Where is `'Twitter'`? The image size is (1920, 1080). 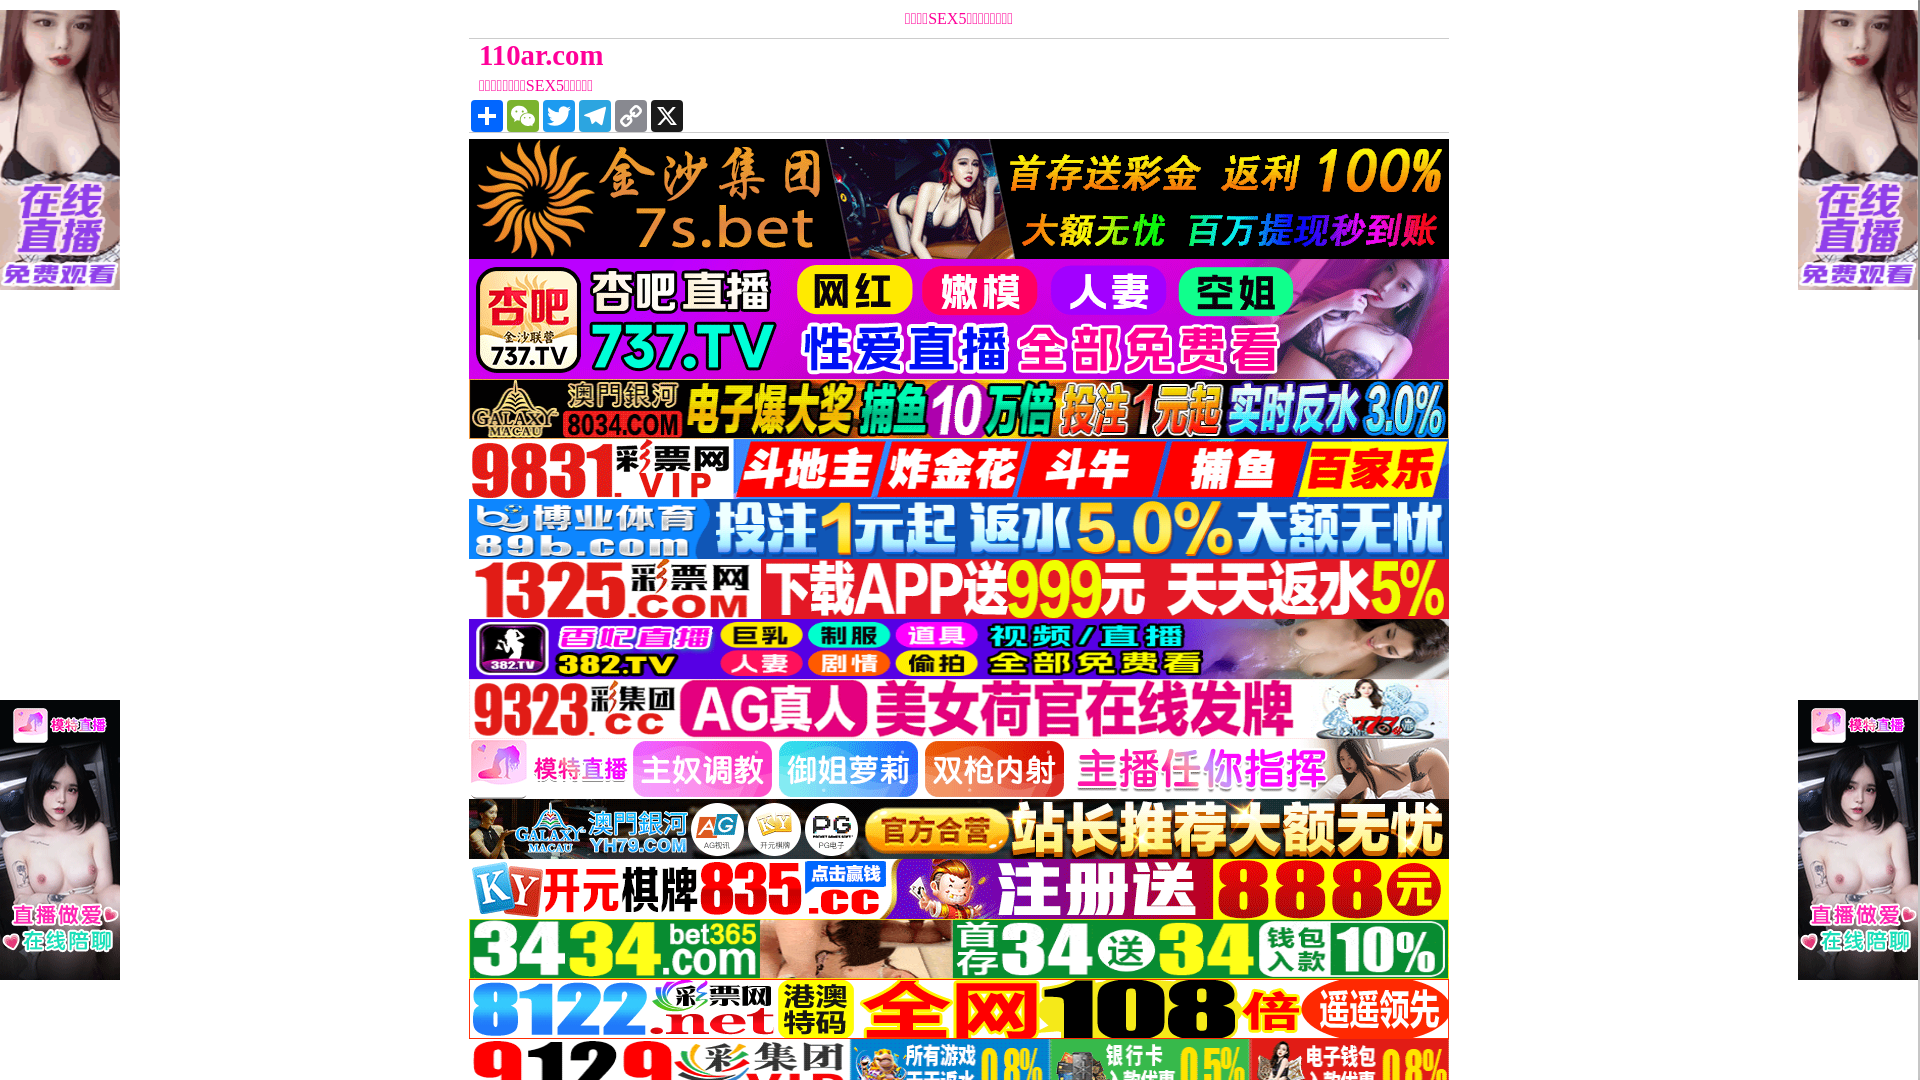
'Twitter' is located at coordinates (558, 115).